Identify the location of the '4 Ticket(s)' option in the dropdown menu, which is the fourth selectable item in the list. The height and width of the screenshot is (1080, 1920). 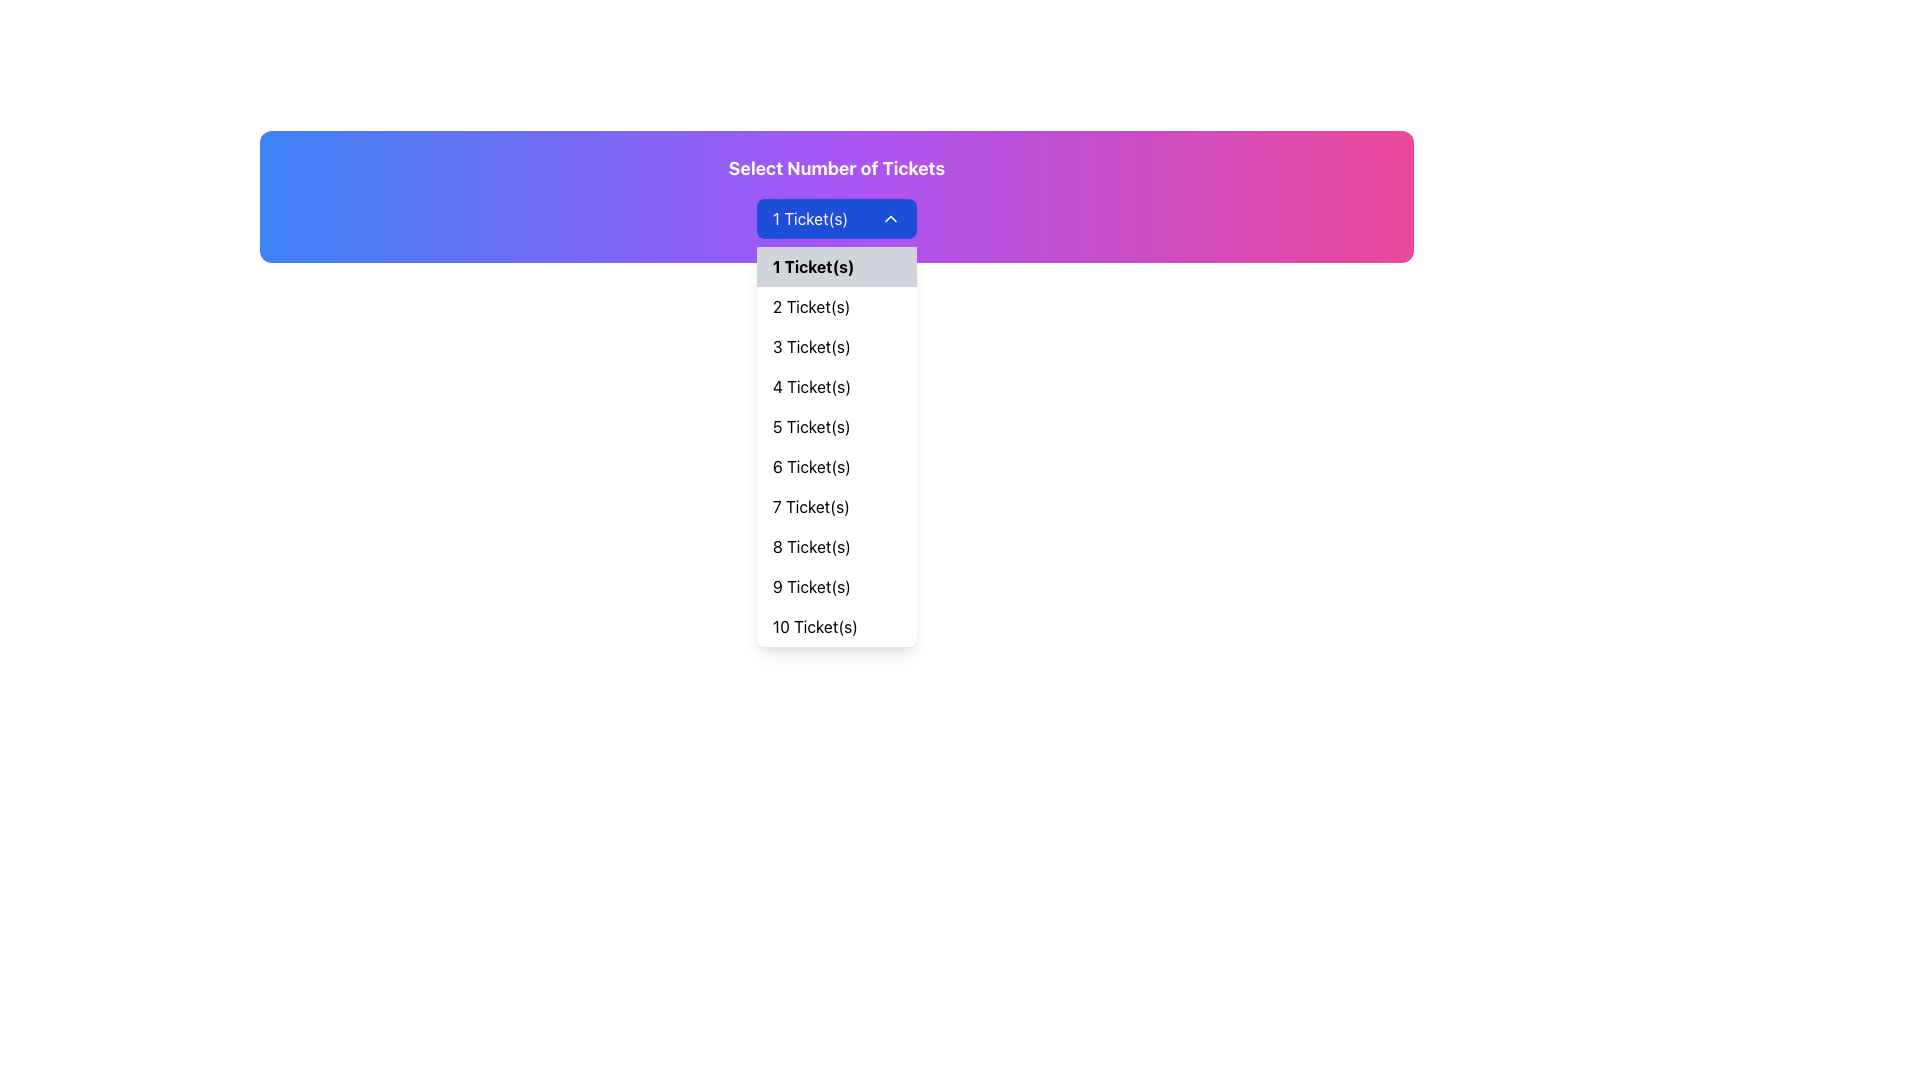
(836, 386).